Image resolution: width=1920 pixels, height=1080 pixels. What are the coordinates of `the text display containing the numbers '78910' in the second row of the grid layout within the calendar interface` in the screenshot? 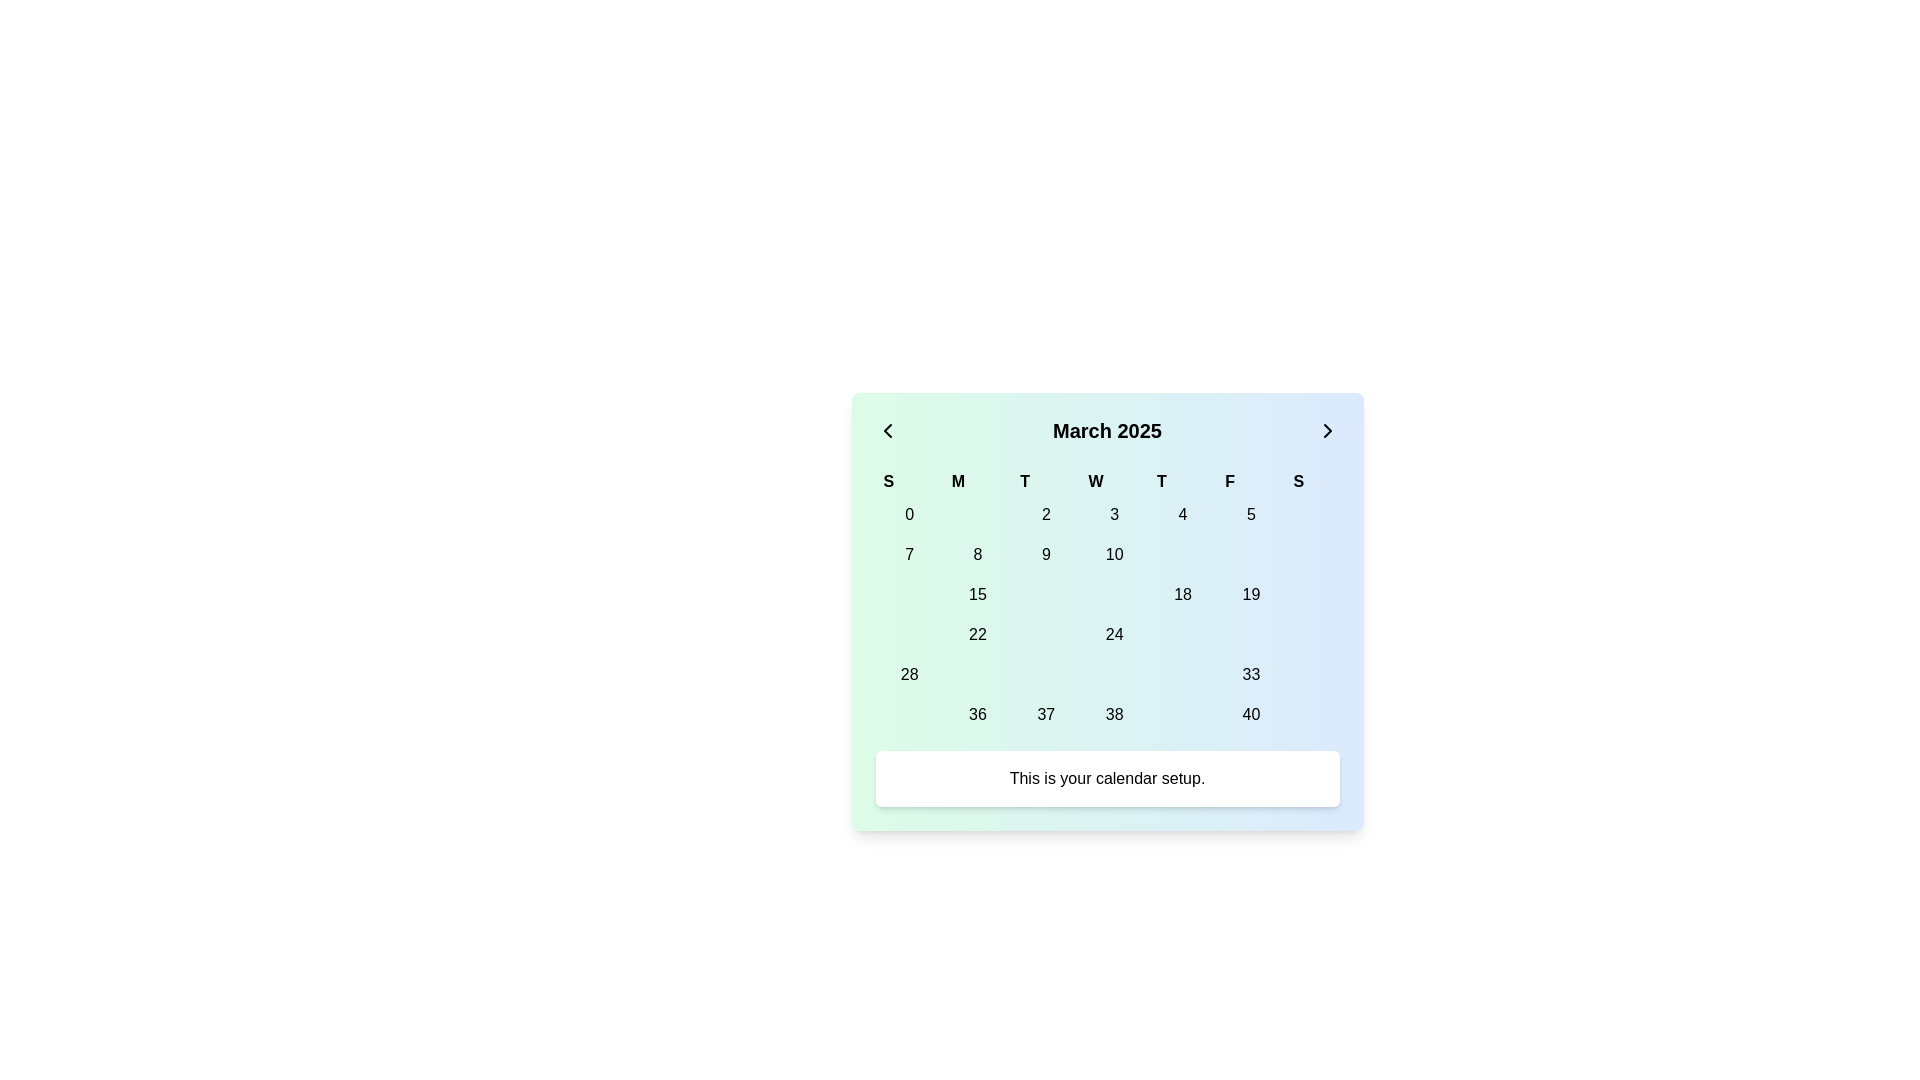 It's located at (1106, 555).